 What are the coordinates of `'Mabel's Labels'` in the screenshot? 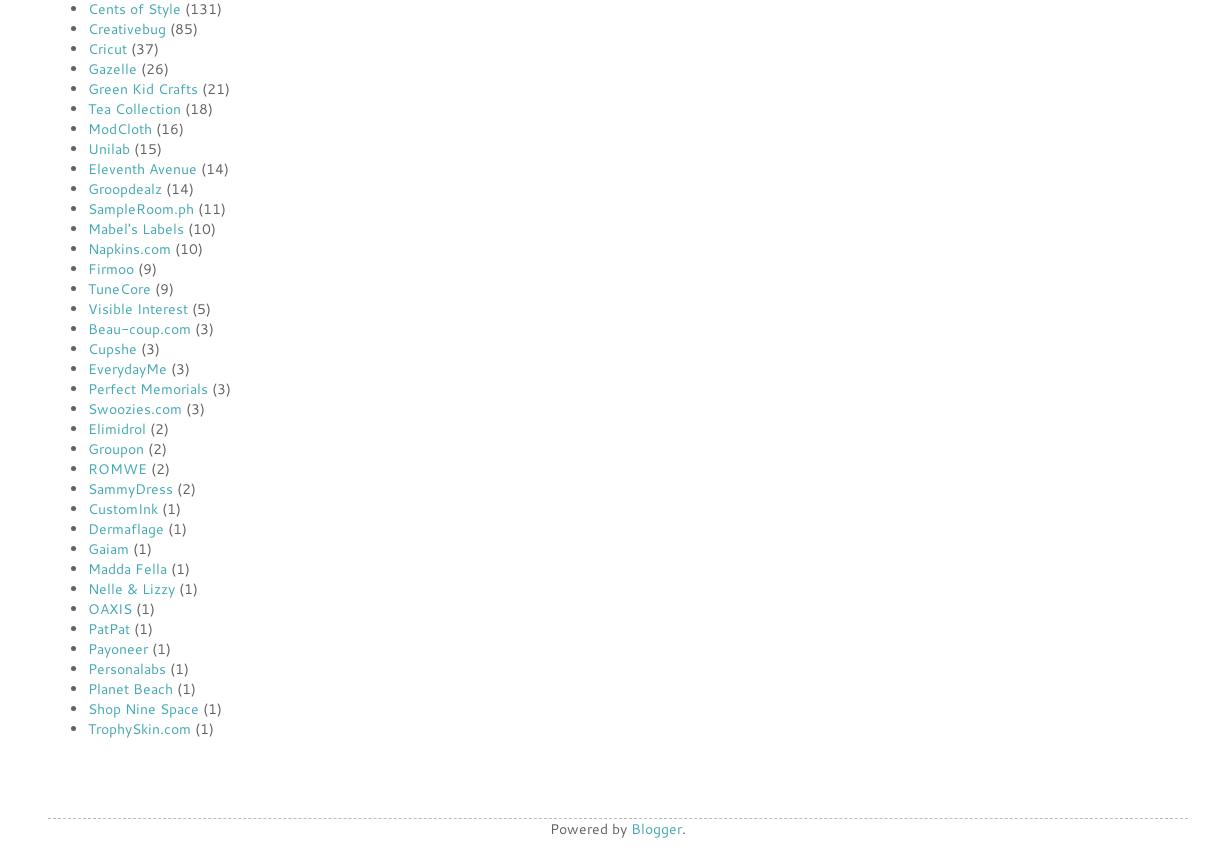 It's located at (135, 228).